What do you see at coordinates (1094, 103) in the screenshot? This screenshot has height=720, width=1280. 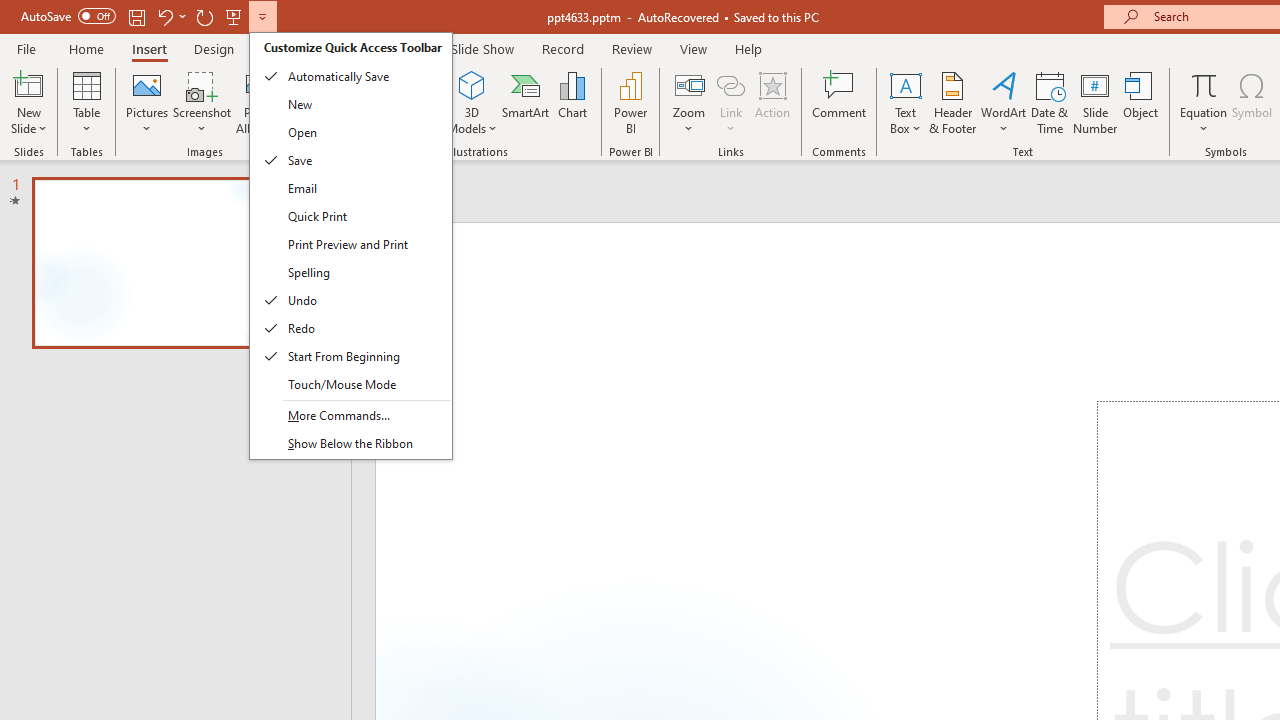 I see `'Slide Number'` at bounding box center [1094, 103].